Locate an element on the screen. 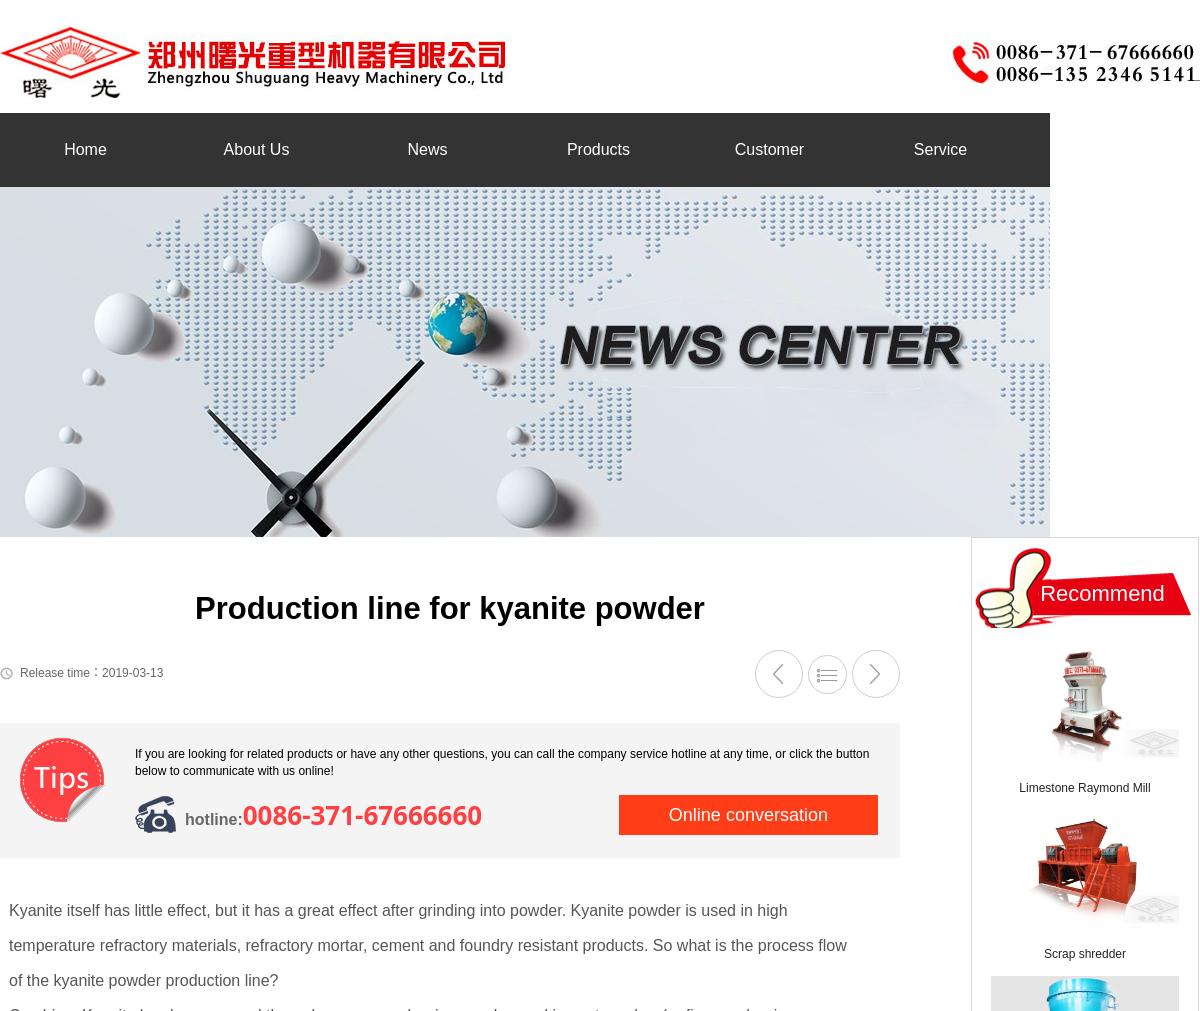 The width and height of the screenshot is (1200, 1011). 'If you are looking for related products or have any other questions, you can call
                    the company service hotline at any time, or click the button below to communicate
                    with us online!' is located at coordinates (500, 760).